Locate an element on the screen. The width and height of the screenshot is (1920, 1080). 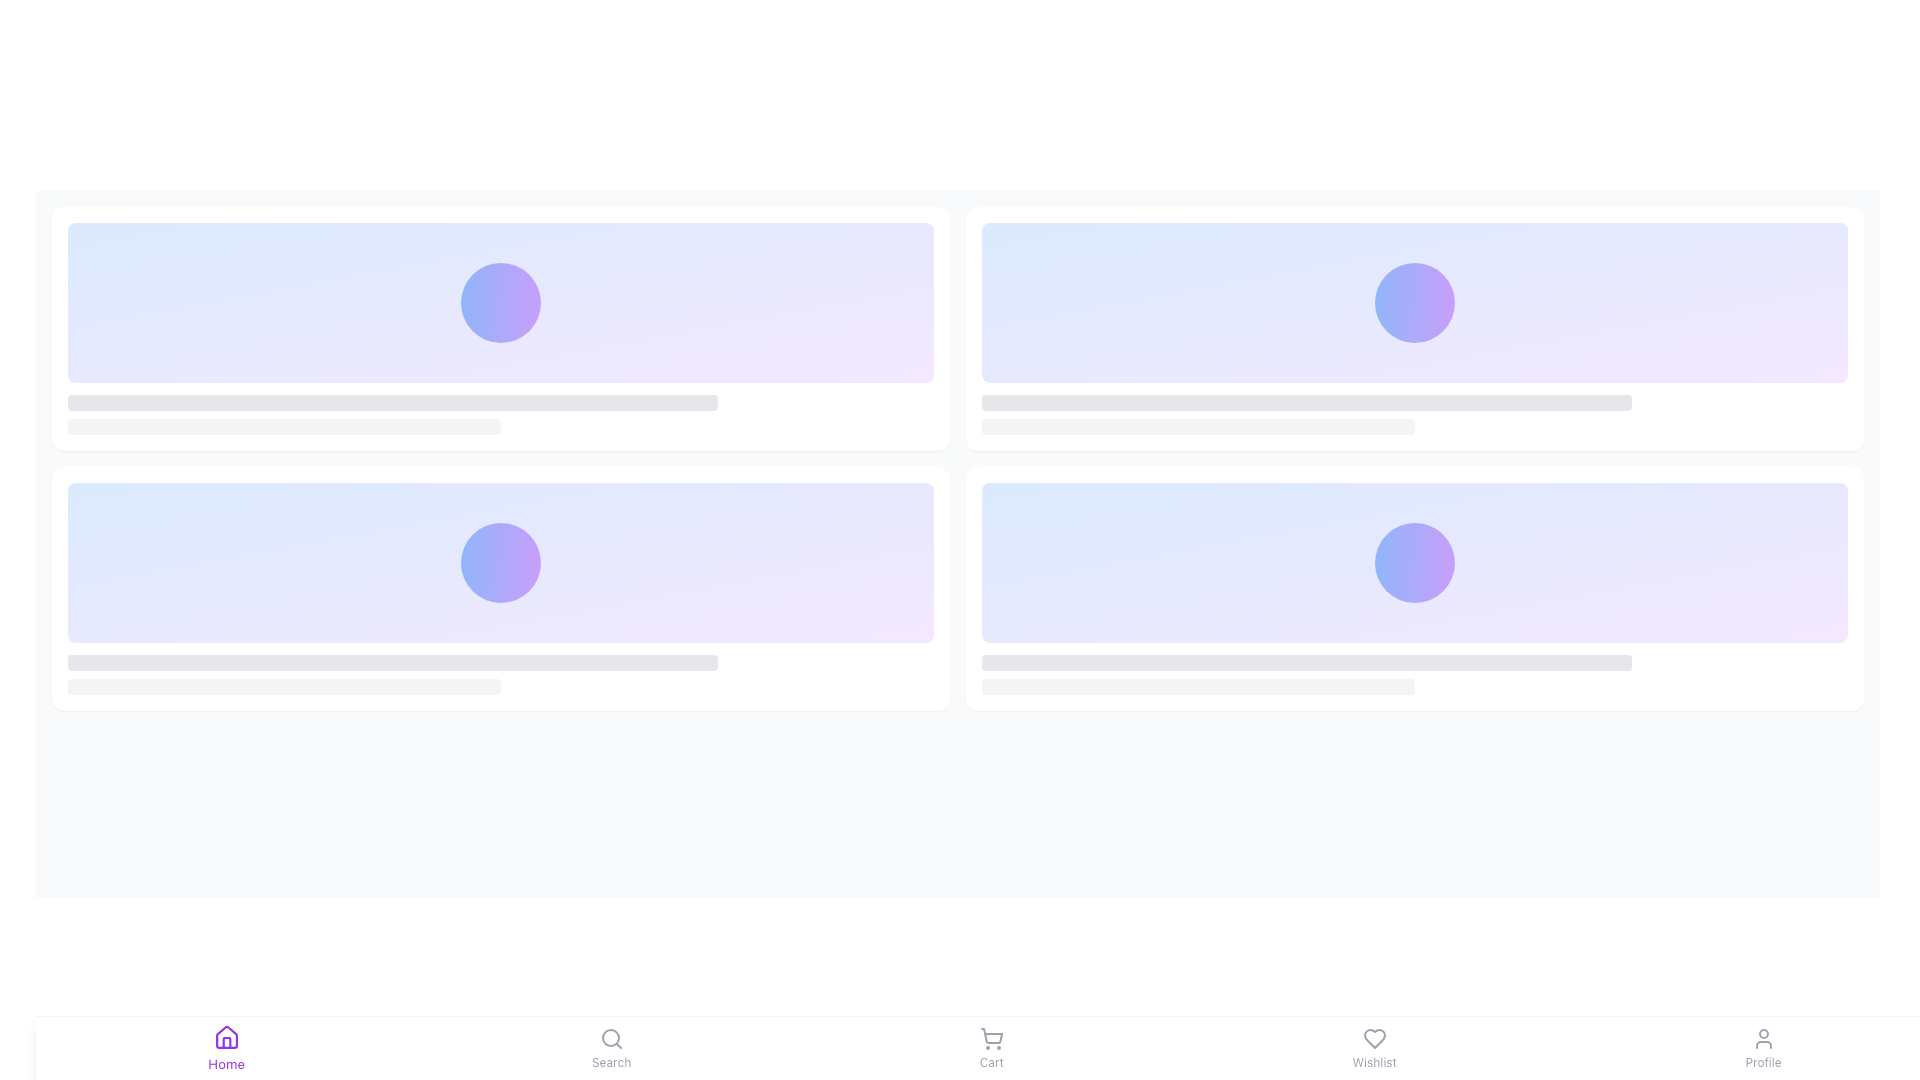
the profile icon represented by a user-shaped graphic in the navigation bar to possibly see a tooltip is located at coordinates (1763, 1037).